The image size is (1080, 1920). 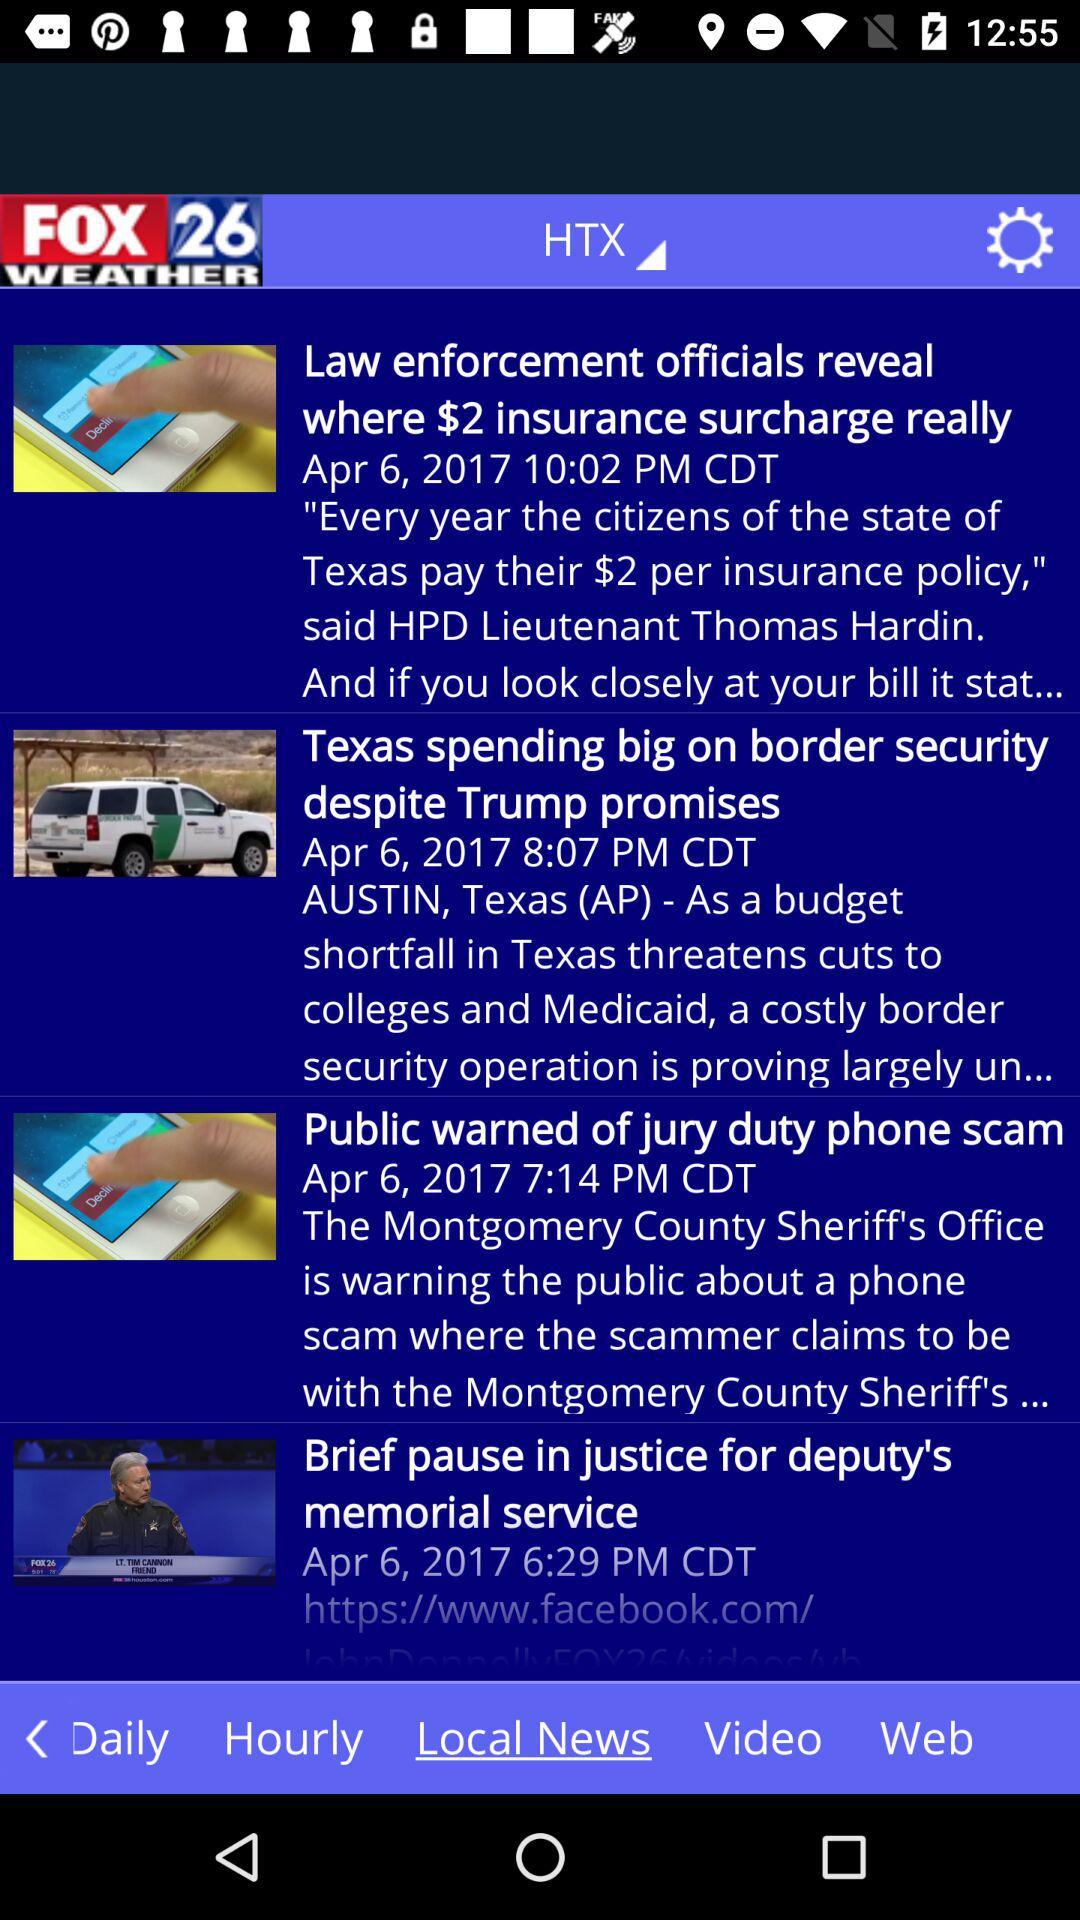 What do you see at coordinates (532, 1737) in the screenshot?
I see `local news` at bounding box center [532, 1737].